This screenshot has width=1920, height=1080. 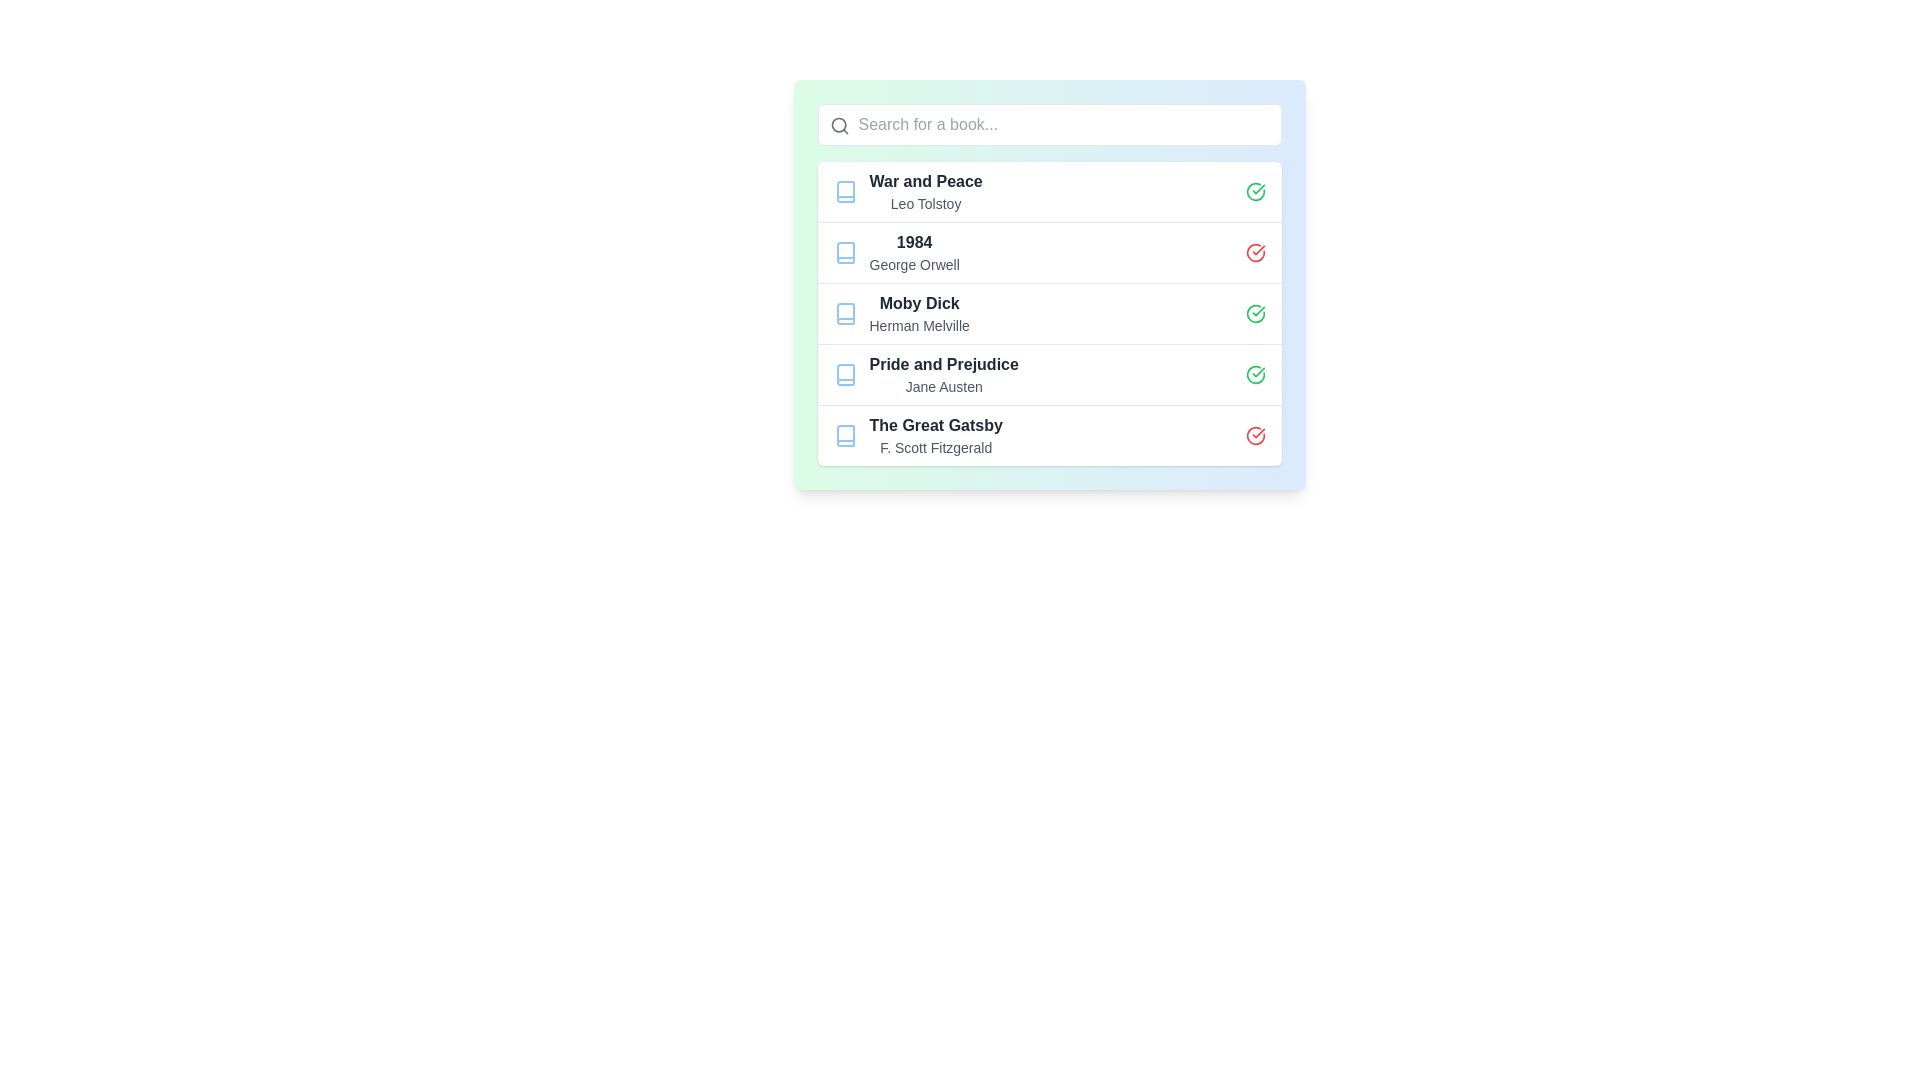 I want to click on the list item displaying 'Moby Dick' by Herman Melville, which is the third item in the book list and is centered horizontally within the interface, so click(x=1048, y=313).